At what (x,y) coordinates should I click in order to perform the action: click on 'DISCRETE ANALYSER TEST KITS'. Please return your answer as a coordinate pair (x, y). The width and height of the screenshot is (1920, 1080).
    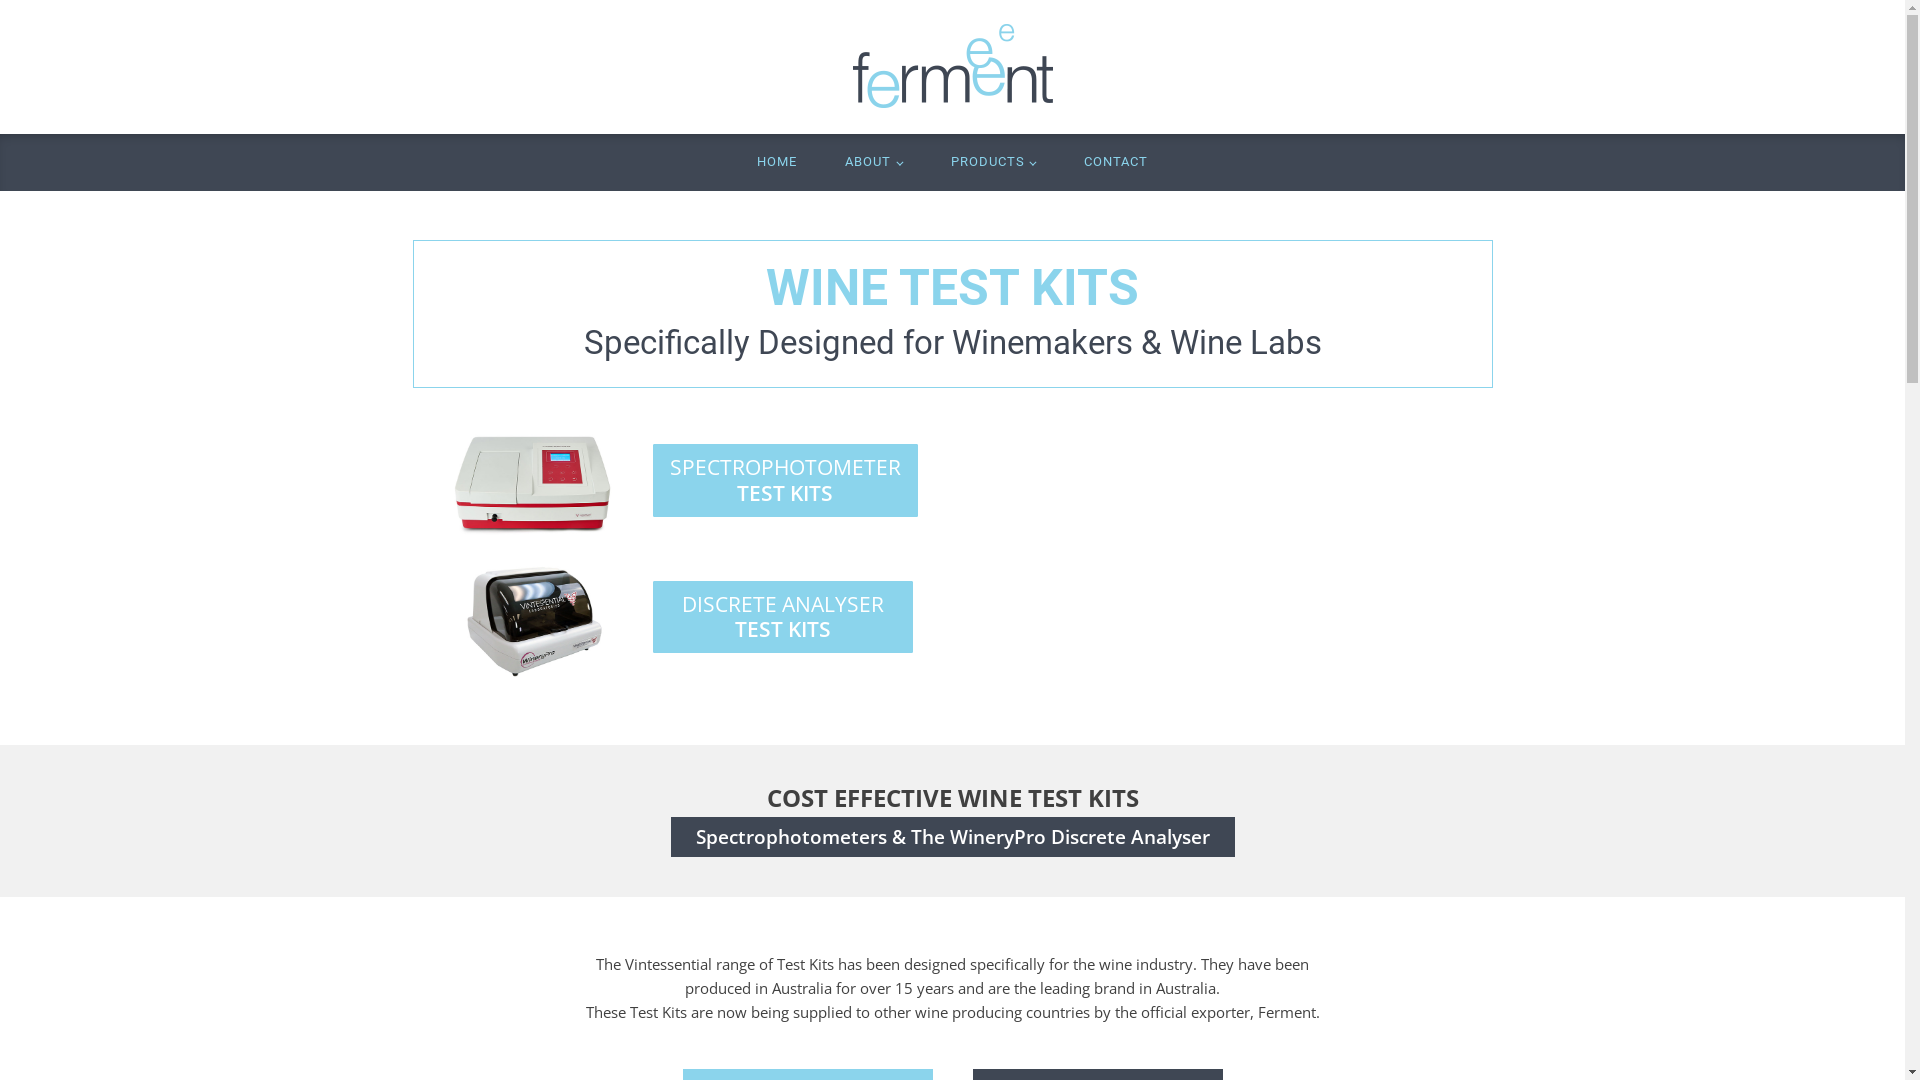
    Looking at the image, I should click on (781, 616).